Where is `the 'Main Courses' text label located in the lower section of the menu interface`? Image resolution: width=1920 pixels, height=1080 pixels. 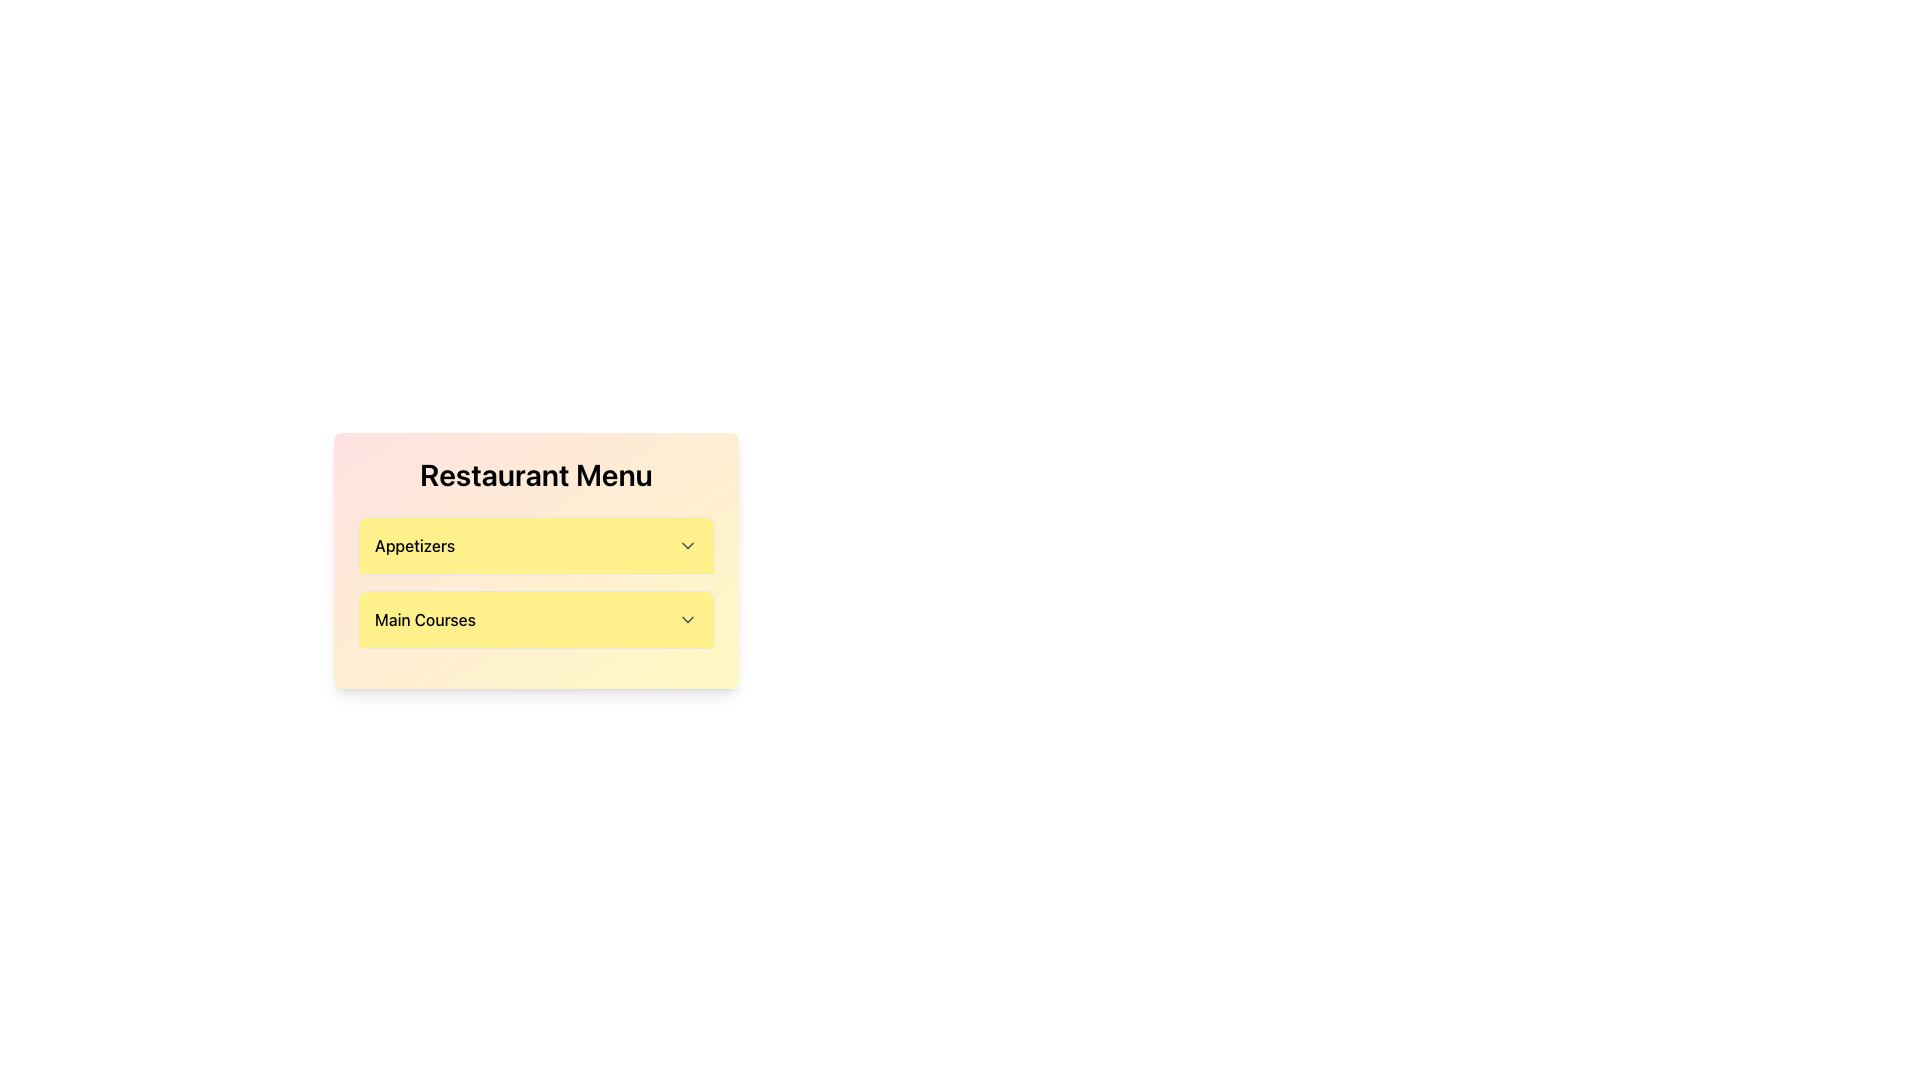 the 'Main Courses' text label located in the lower section of the menu interface is located at coordinates (424, 619).